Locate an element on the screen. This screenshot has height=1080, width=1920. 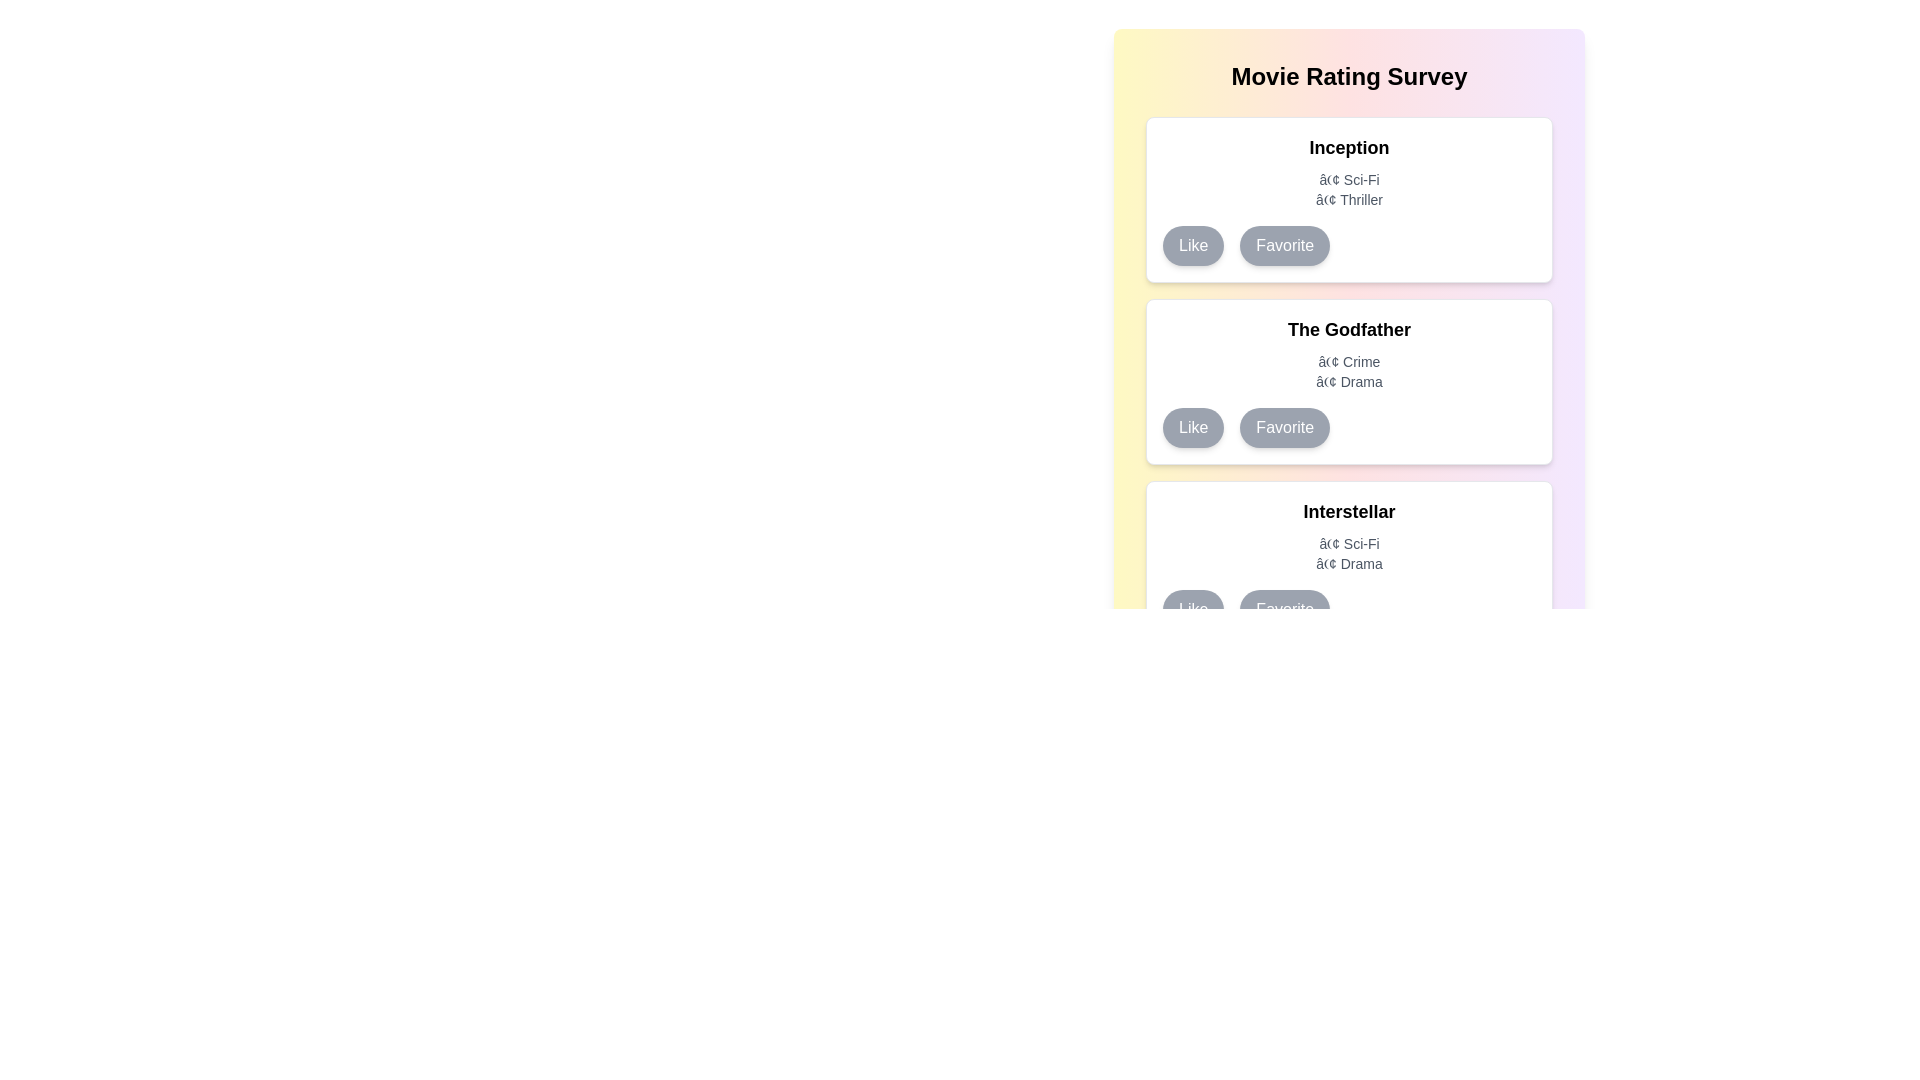
the 'Favorite' button, which is a rounded rectangle with a gray background and white text, located to the right of the 'Like' button under the section 'The Godfather' is located at coordinates (1285, 427).